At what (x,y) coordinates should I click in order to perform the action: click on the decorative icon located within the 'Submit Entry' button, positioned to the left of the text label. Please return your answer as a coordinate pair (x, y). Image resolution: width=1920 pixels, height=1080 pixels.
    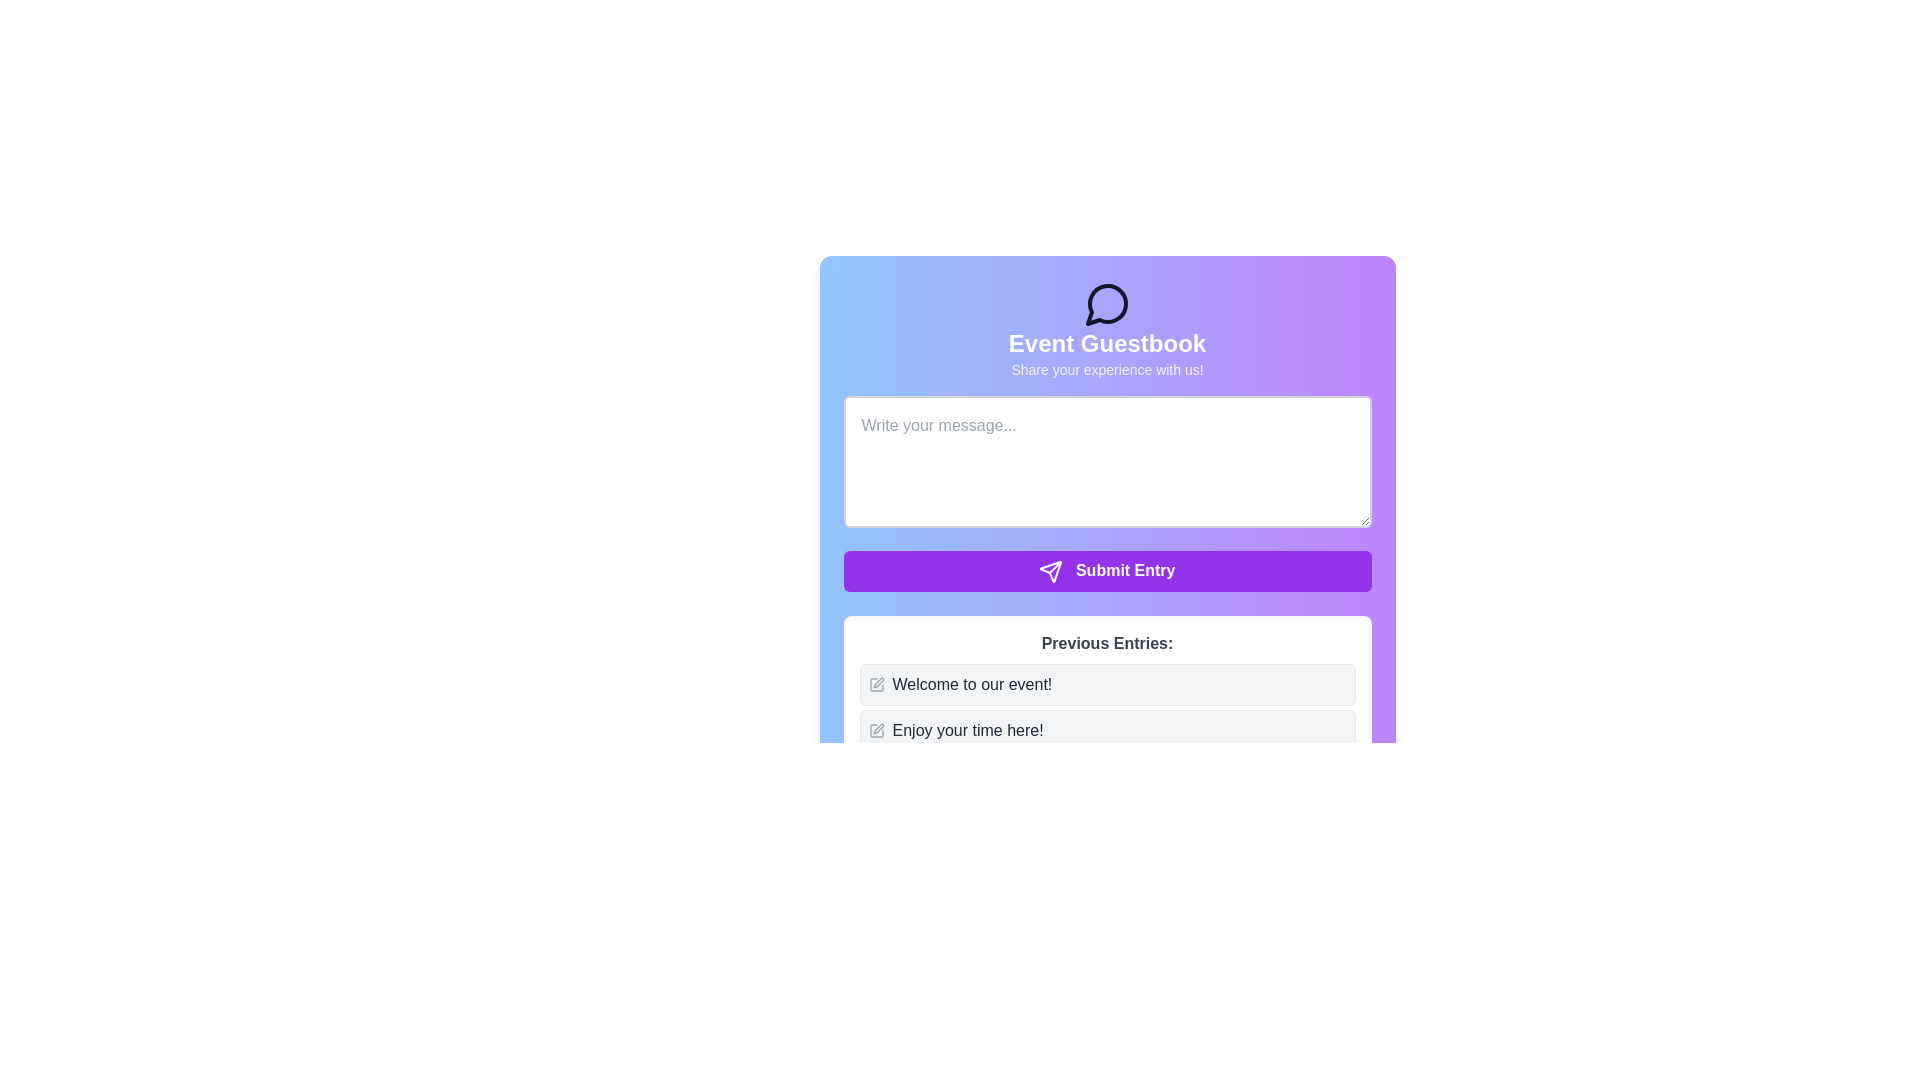
    Looking at the image, I should click on (1050, 571).